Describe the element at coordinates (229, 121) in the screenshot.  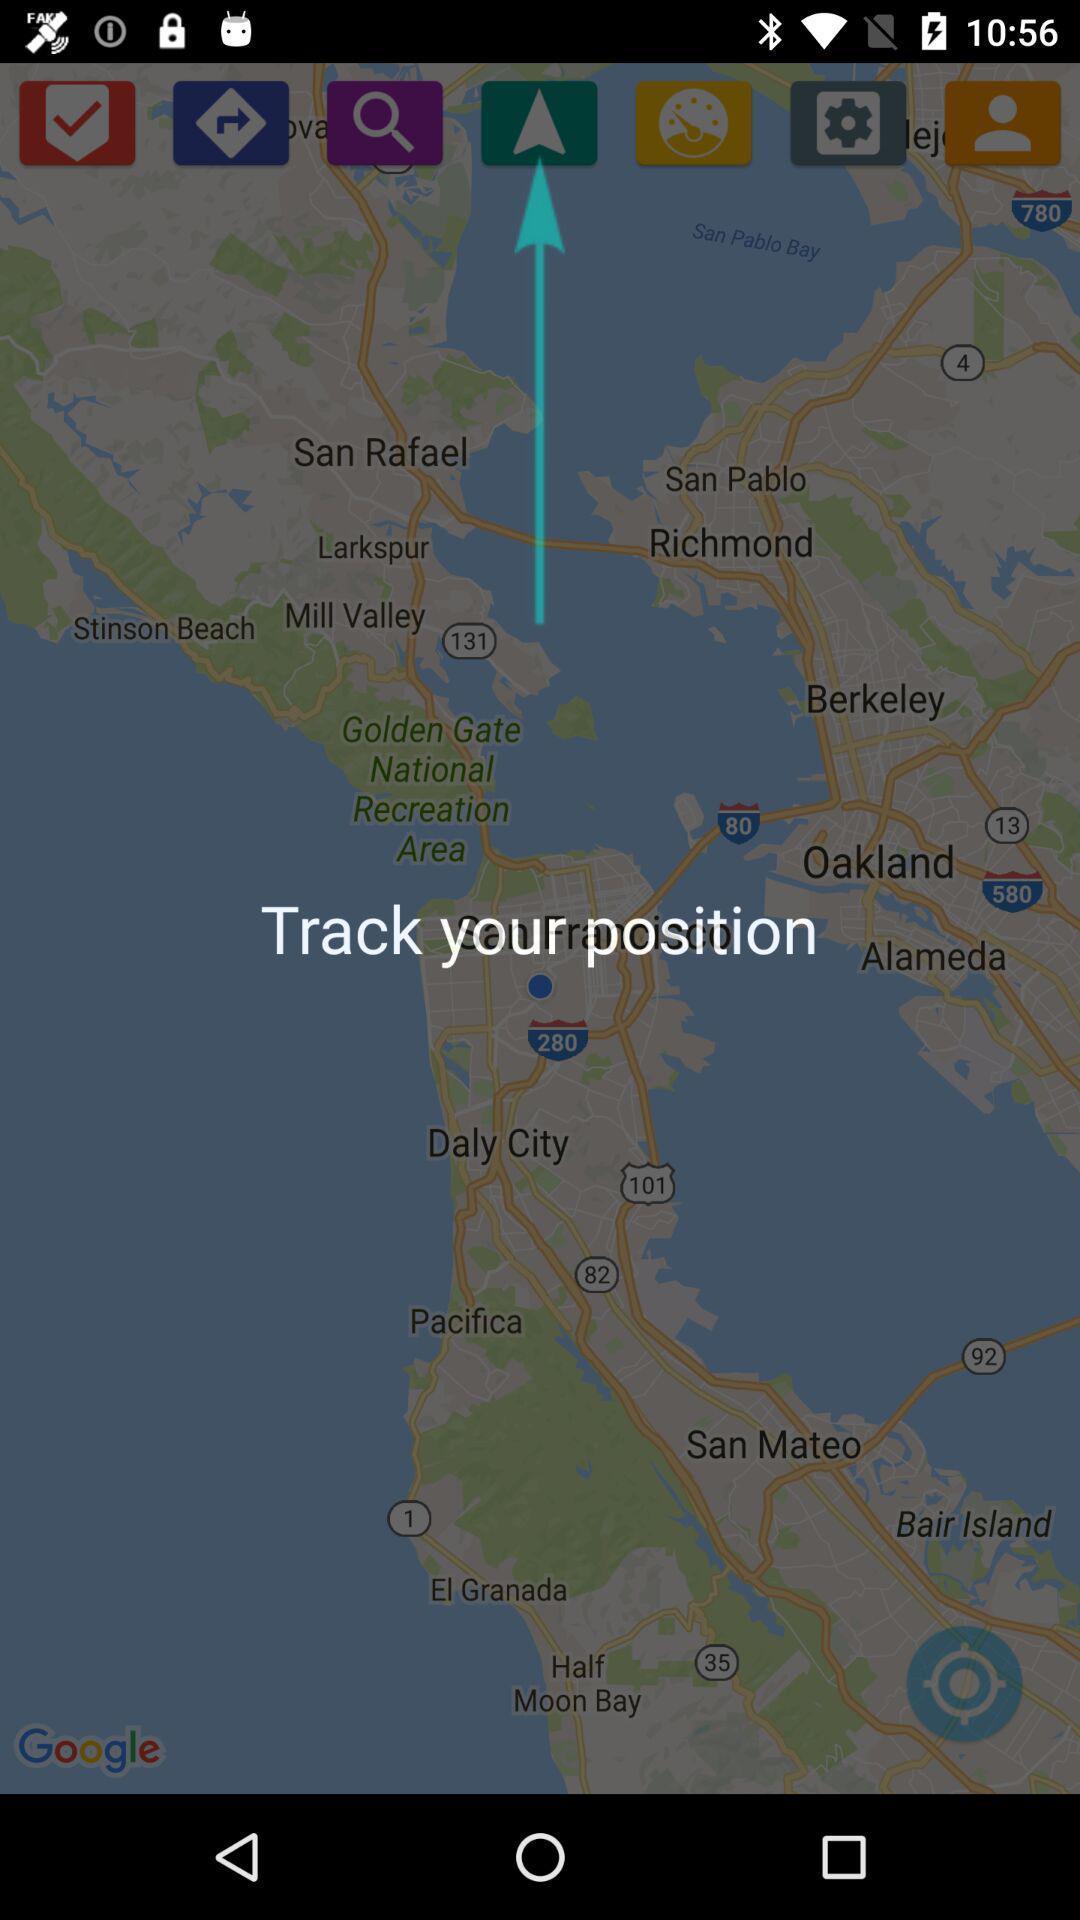
I see `directions` at that location.